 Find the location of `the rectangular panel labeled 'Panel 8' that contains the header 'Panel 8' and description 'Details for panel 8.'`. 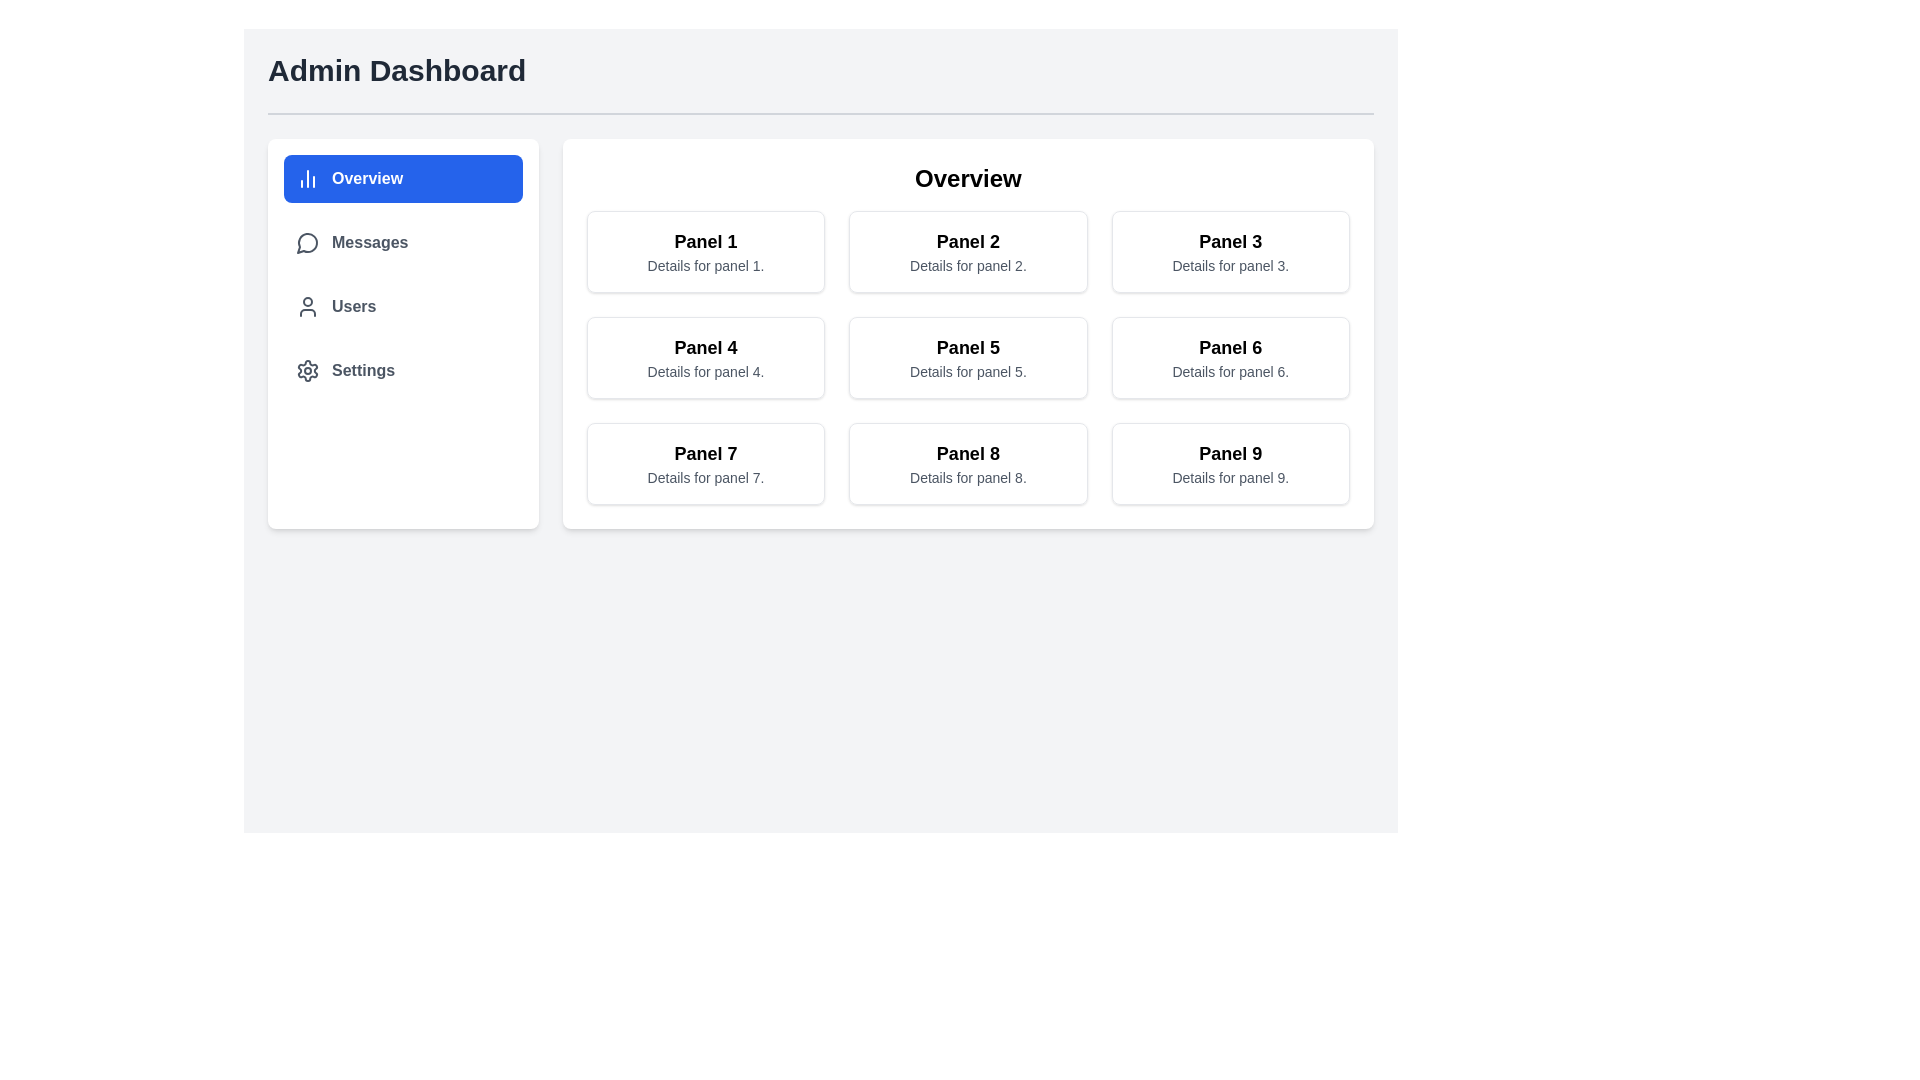

the rectangular panel labeled 'Panel 8' that contains the header 'Panel 8' and description 'Details for panel 8.' is located at coordinates (968, 463).